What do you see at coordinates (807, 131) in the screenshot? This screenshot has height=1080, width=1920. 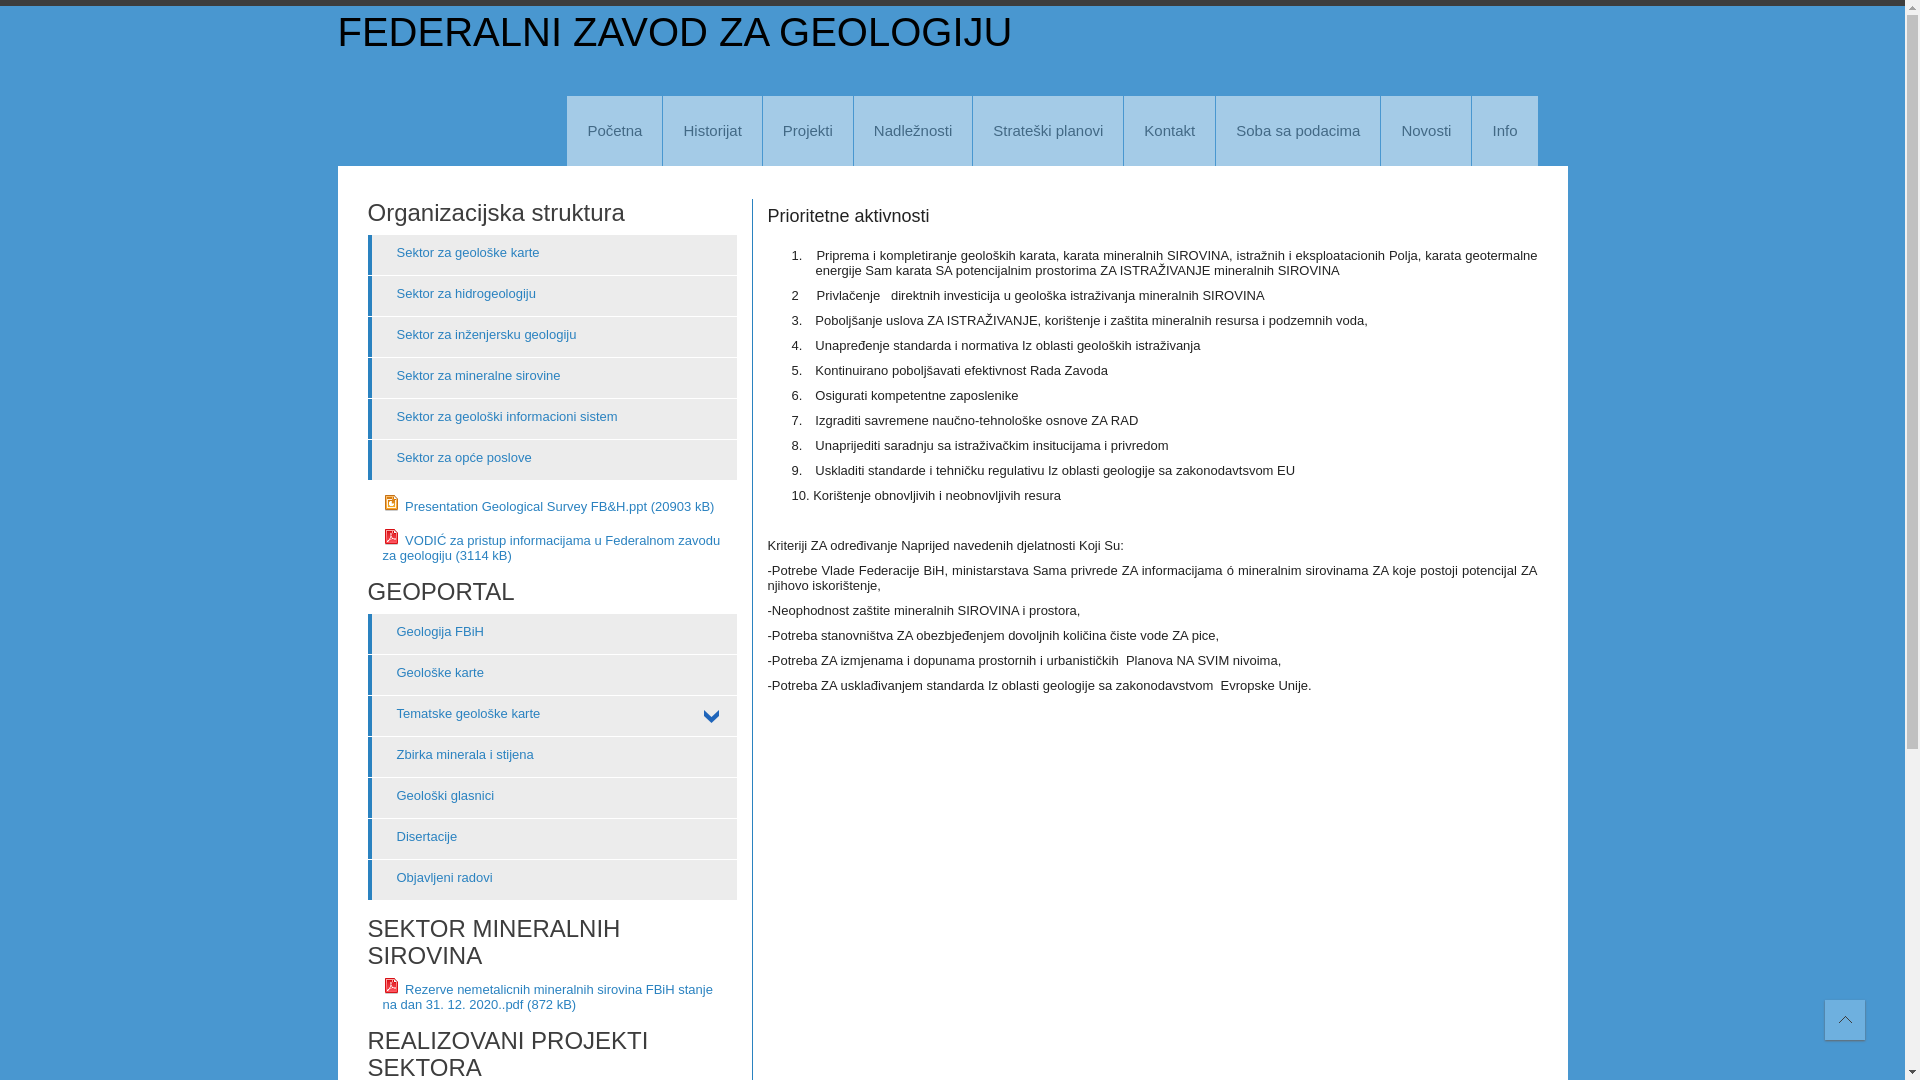 I see `'Projekti'` at bounding box center [807, 131].